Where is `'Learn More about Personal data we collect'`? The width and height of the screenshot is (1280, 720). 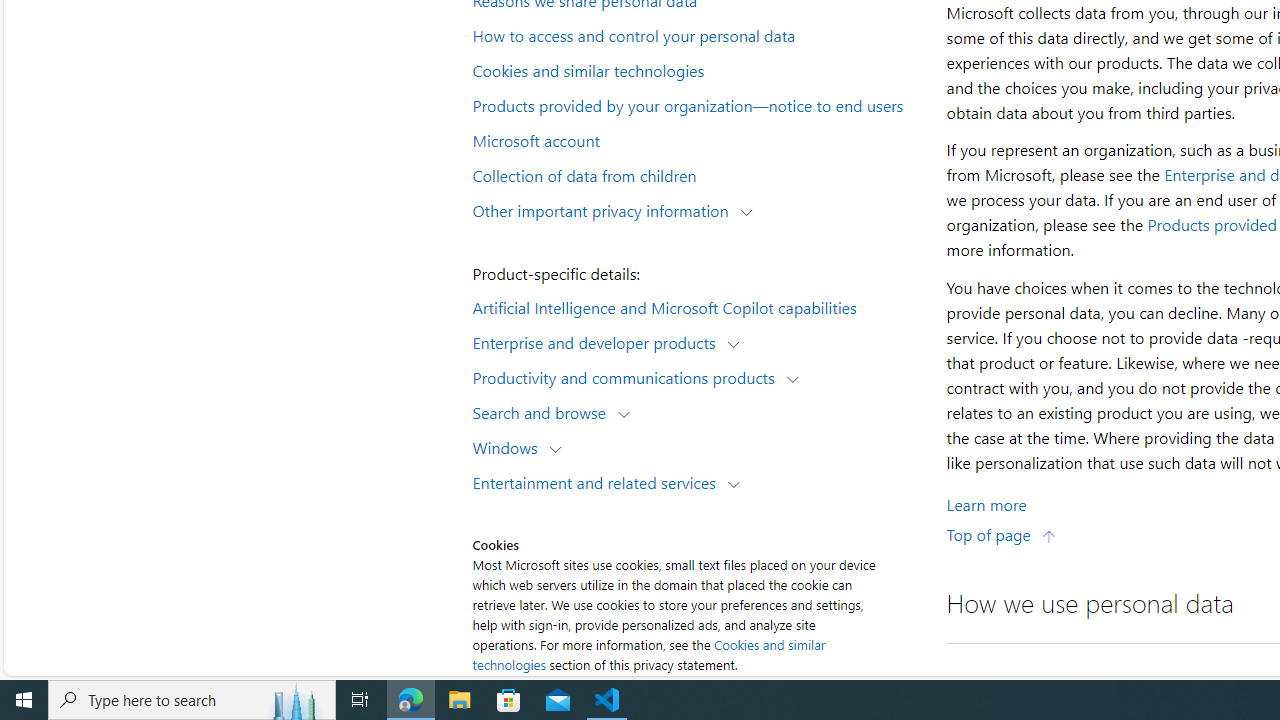 'Learn More about Personal data we collect' is located at coordinates (986, 503).